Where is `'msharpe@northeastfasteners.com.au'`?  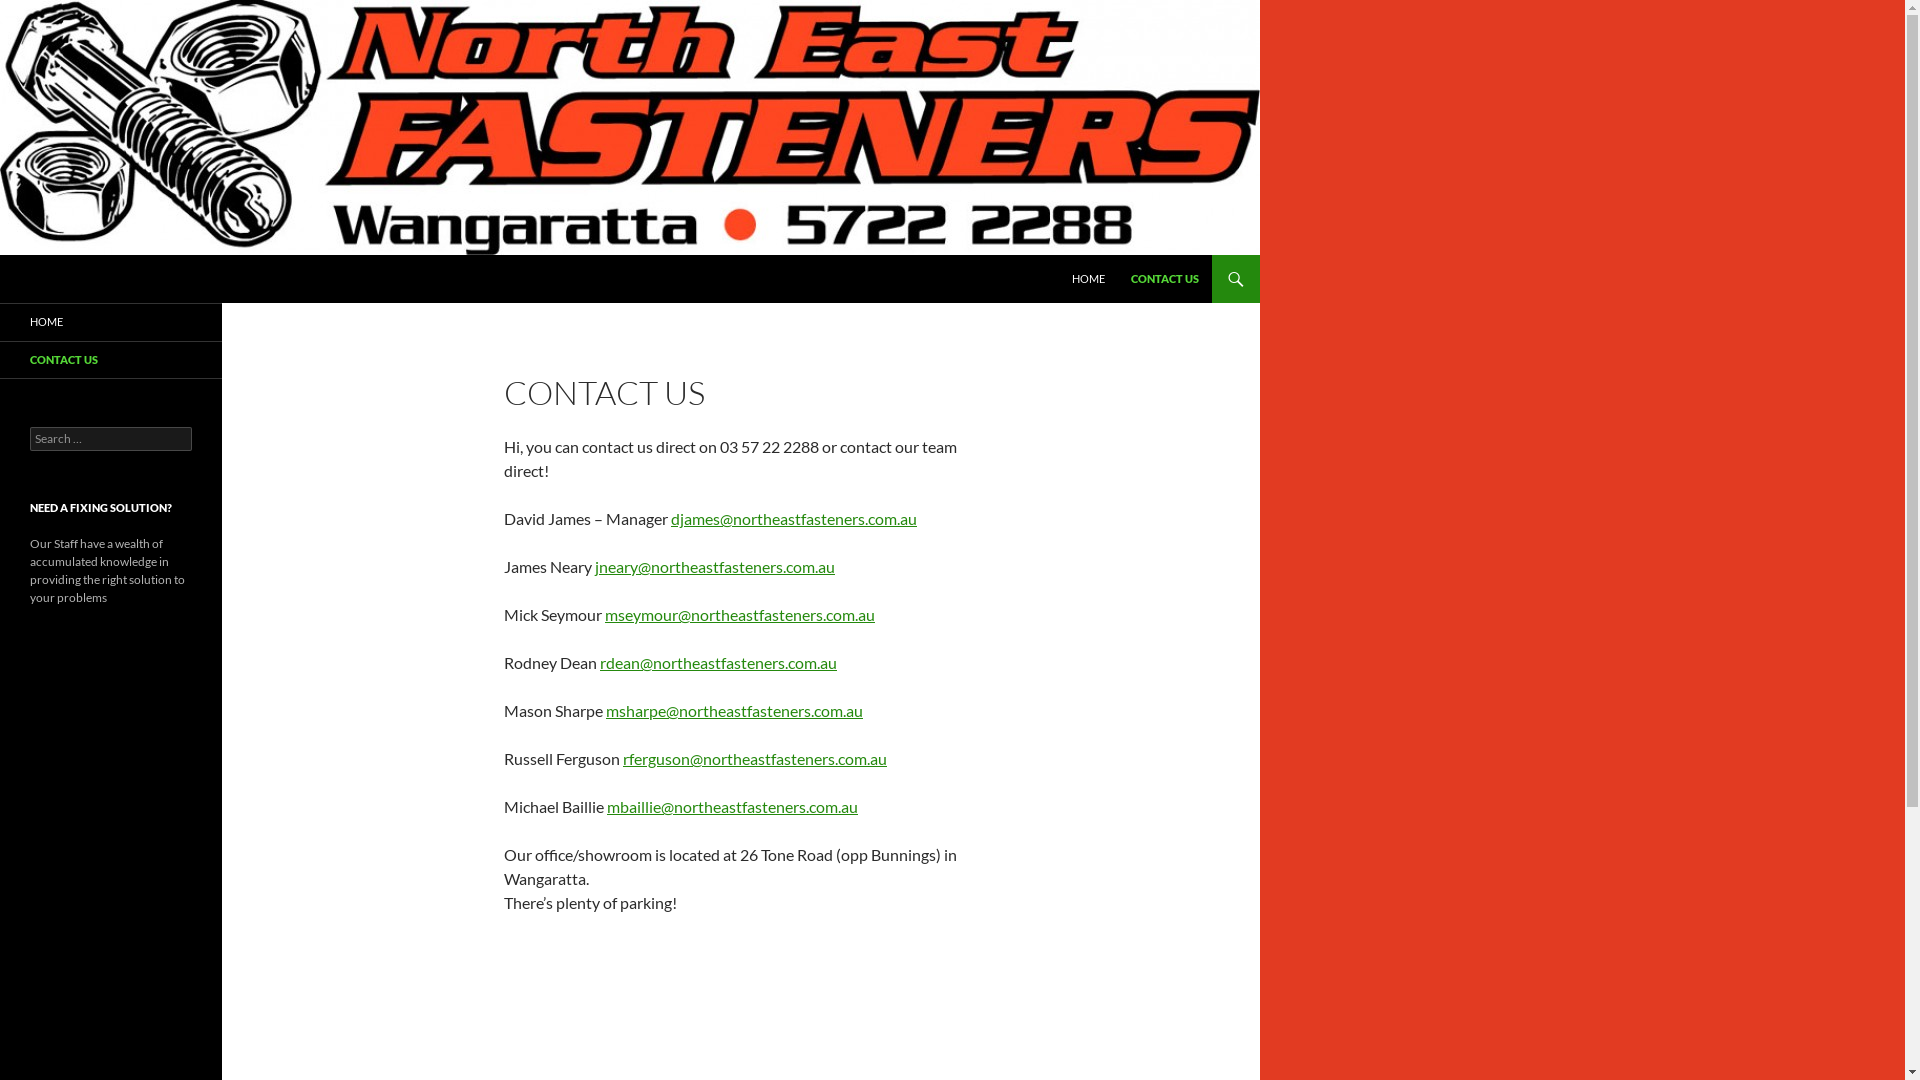
'msharpe@northeastfasteners.com.au' is located at coordinates (733, 709).